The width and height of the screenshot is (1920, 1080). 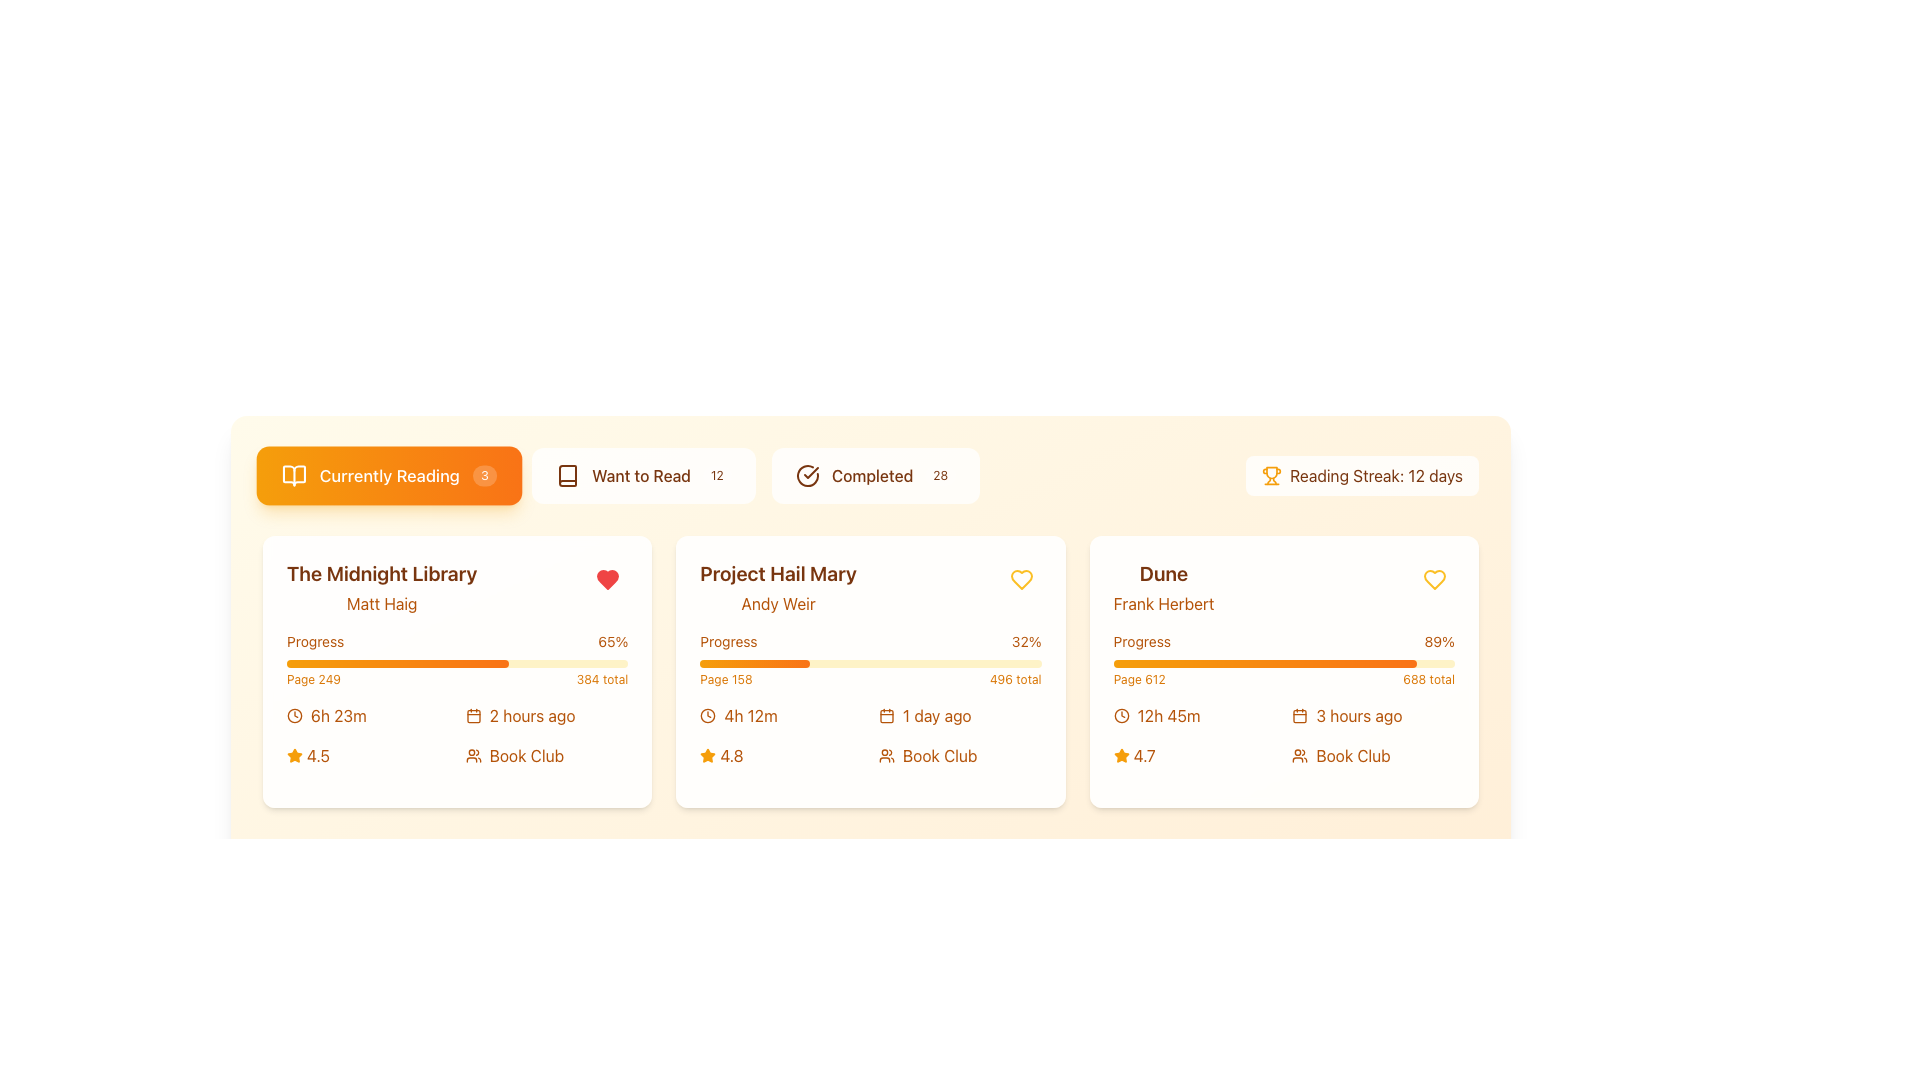 I want to click on the informational Text Label indicating the total count of pages or items, positioned at the bottom right of 'The Midnight Library' card, next to 'Page 249', so click(x=601, y=678).